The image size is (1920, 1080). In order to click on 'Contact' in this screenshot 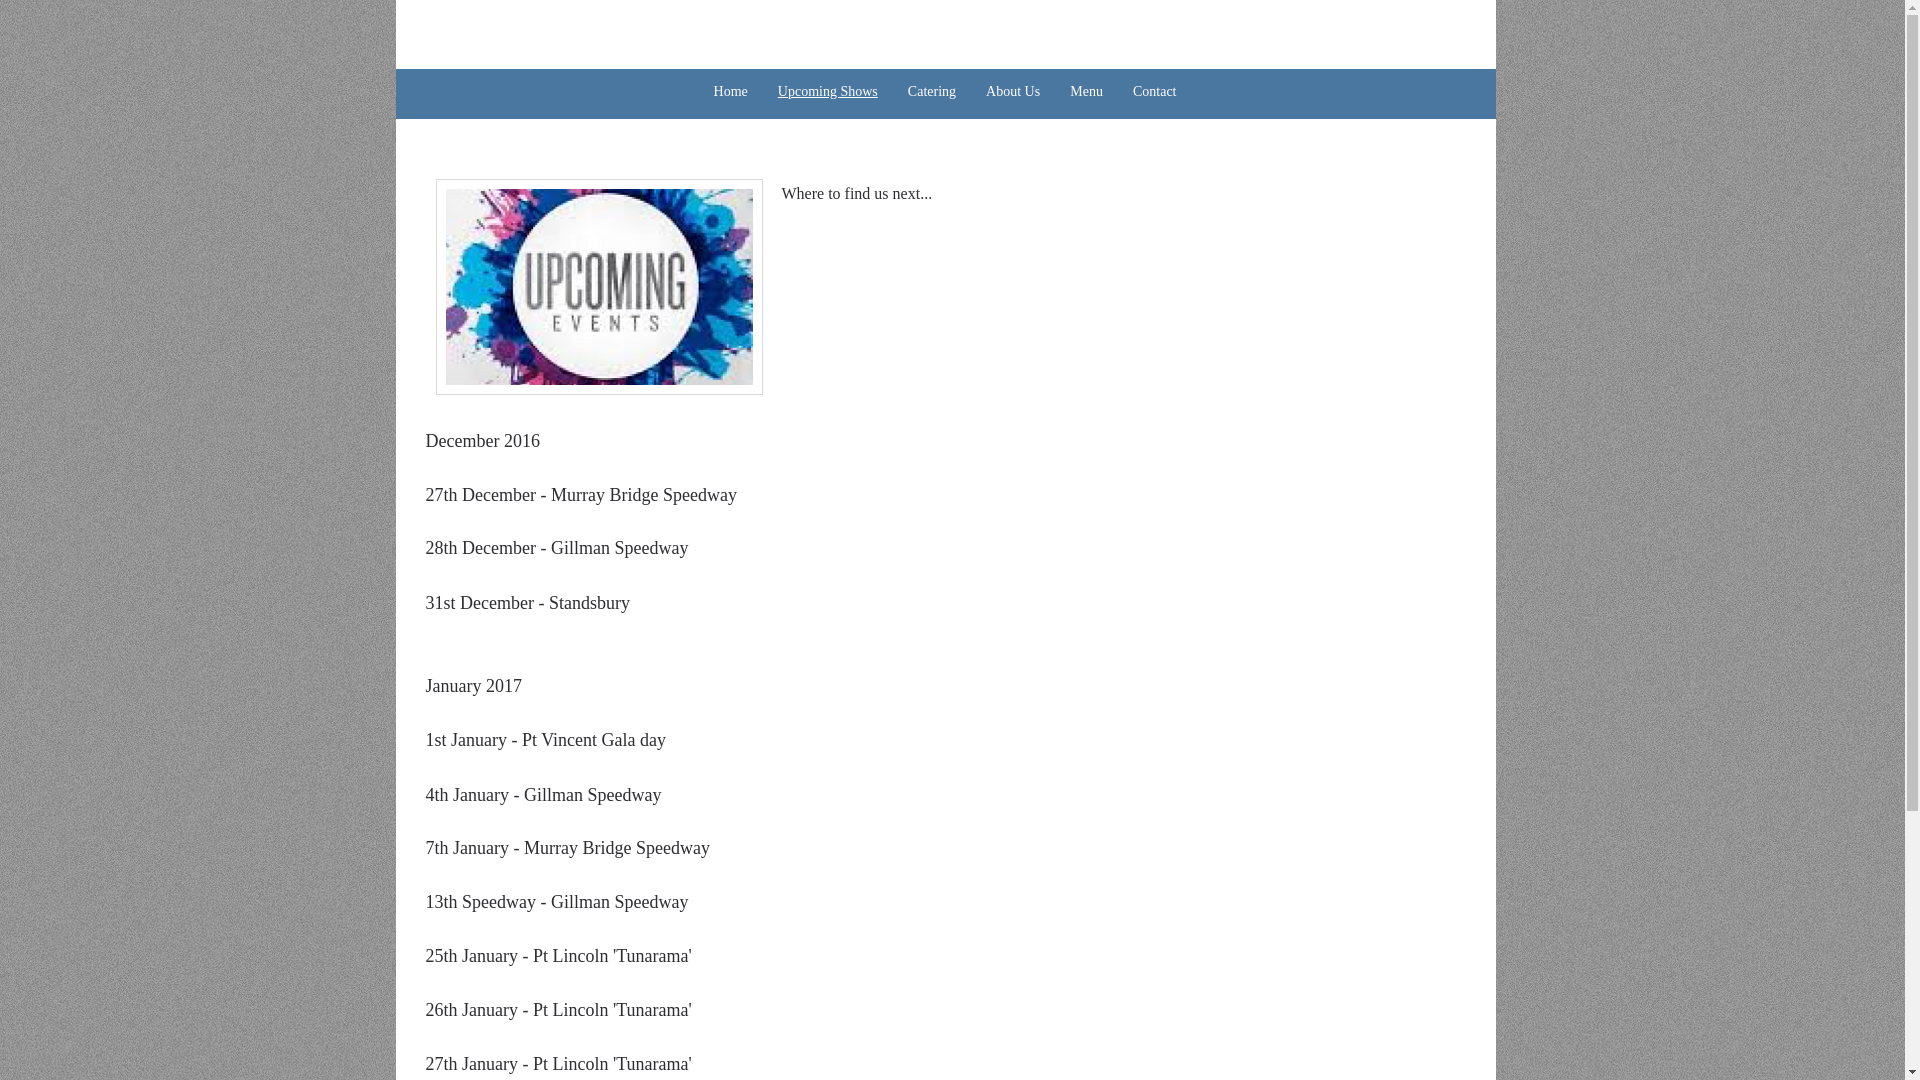, I will do `click(1155, 92)`.